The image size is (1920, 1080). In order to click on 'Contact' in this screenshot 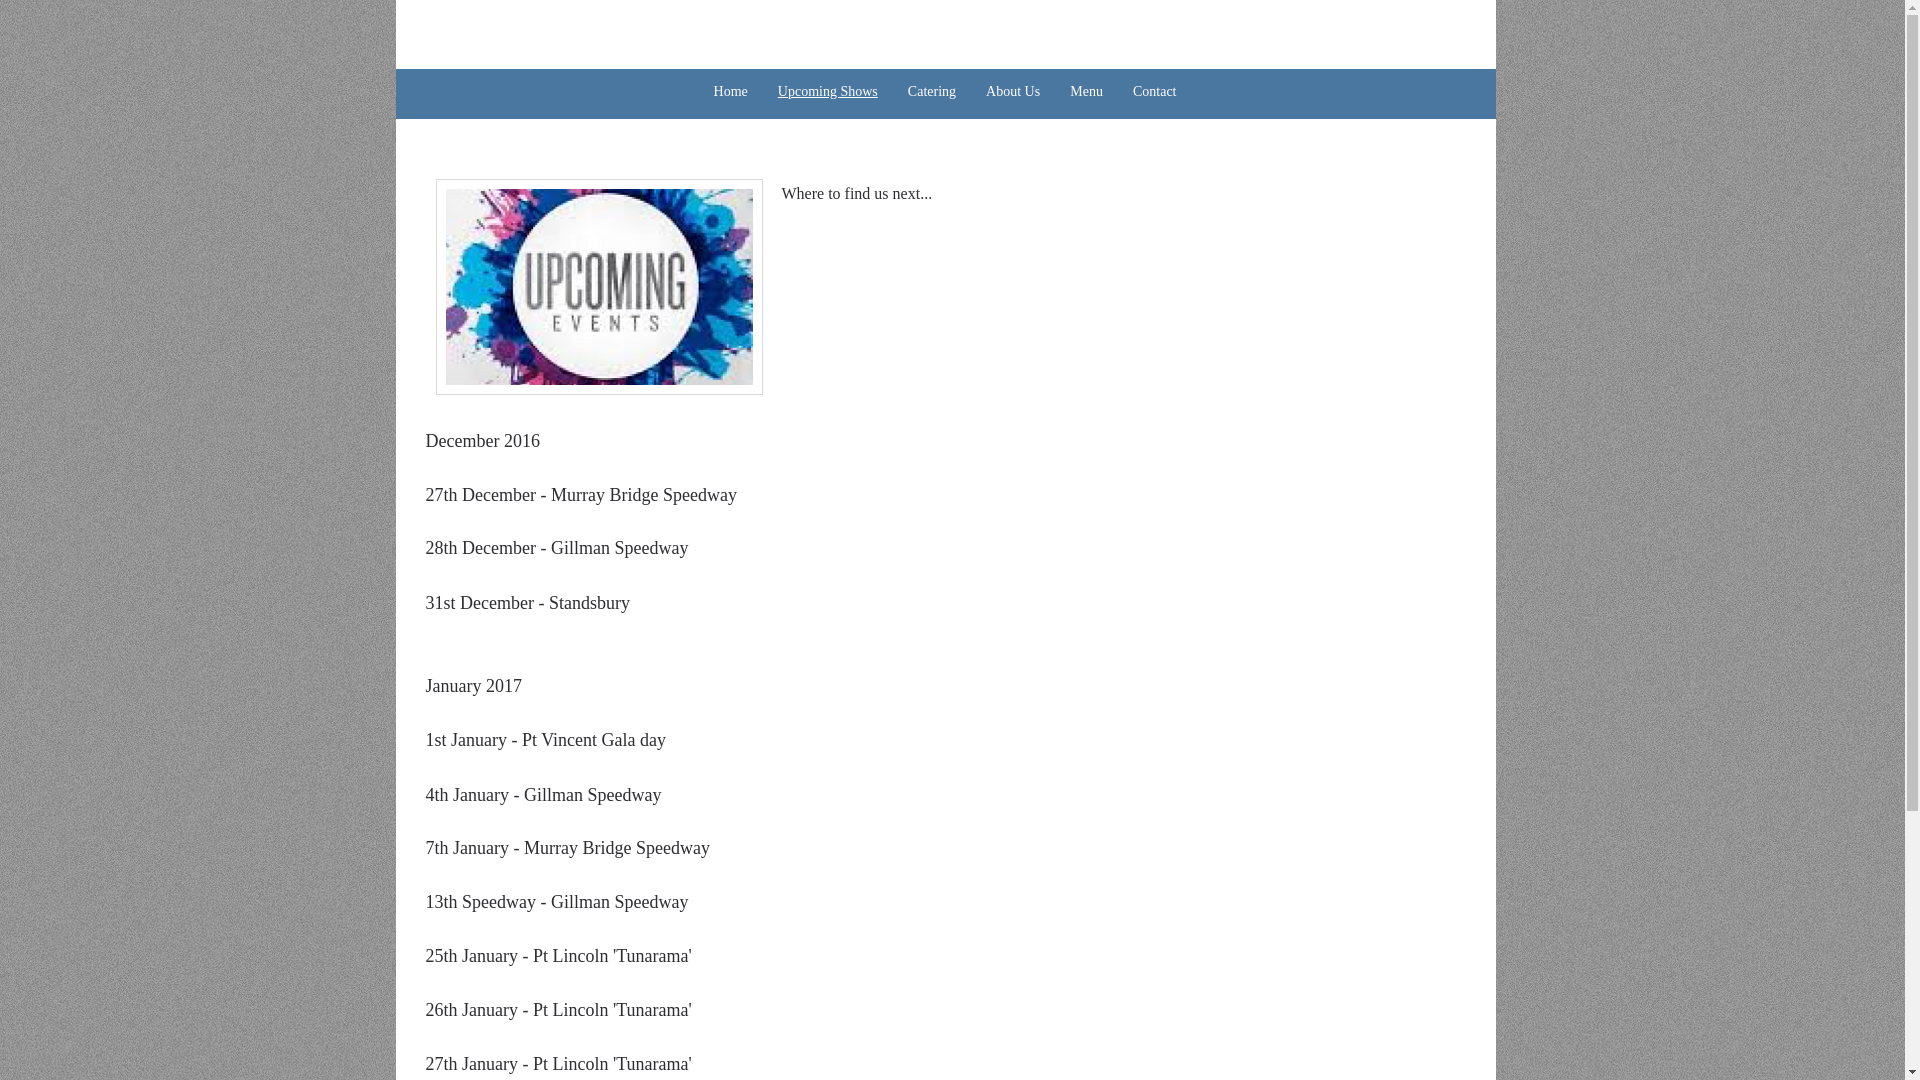, I will do `click(1155, 92)`.